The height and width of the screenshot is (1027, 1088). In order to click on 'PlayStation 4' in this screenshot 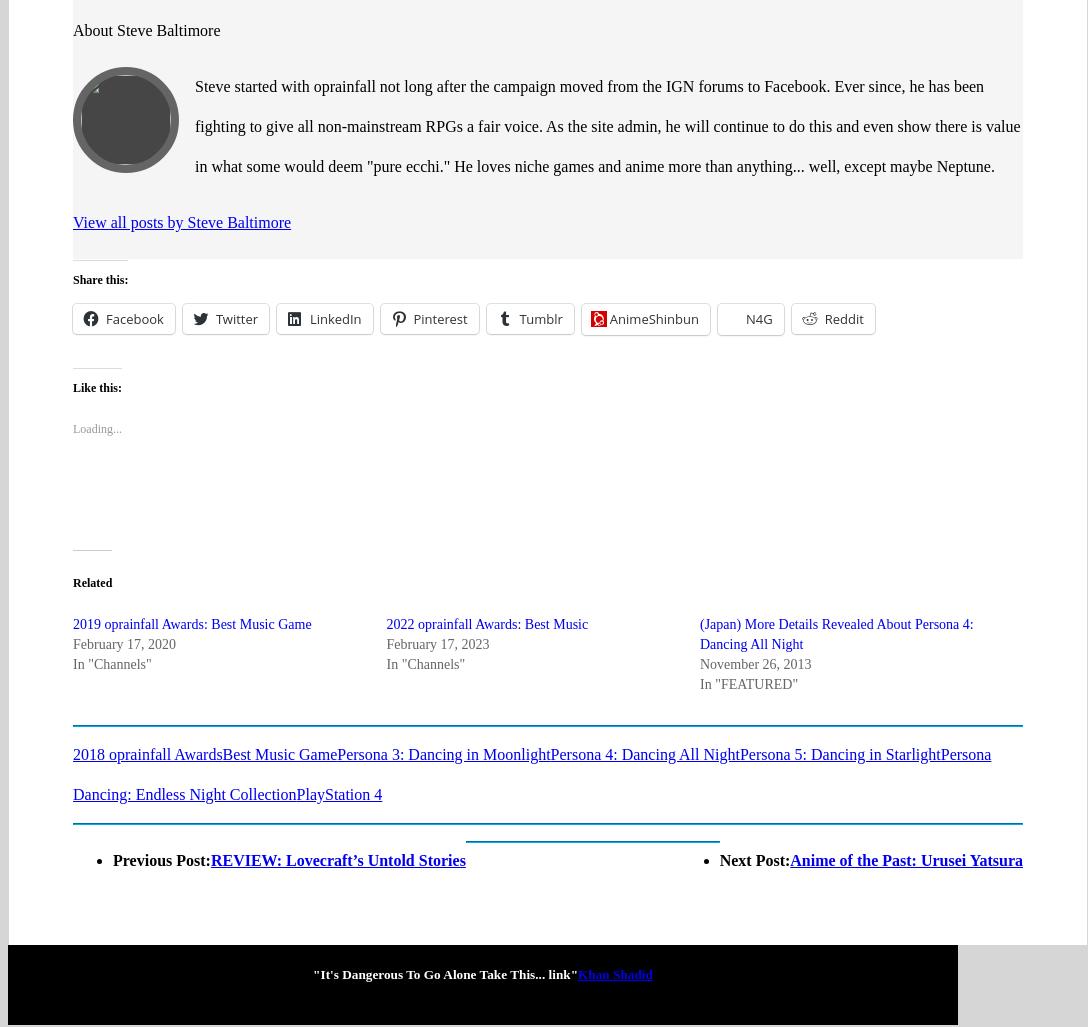, I will do `click(296, 716)`.